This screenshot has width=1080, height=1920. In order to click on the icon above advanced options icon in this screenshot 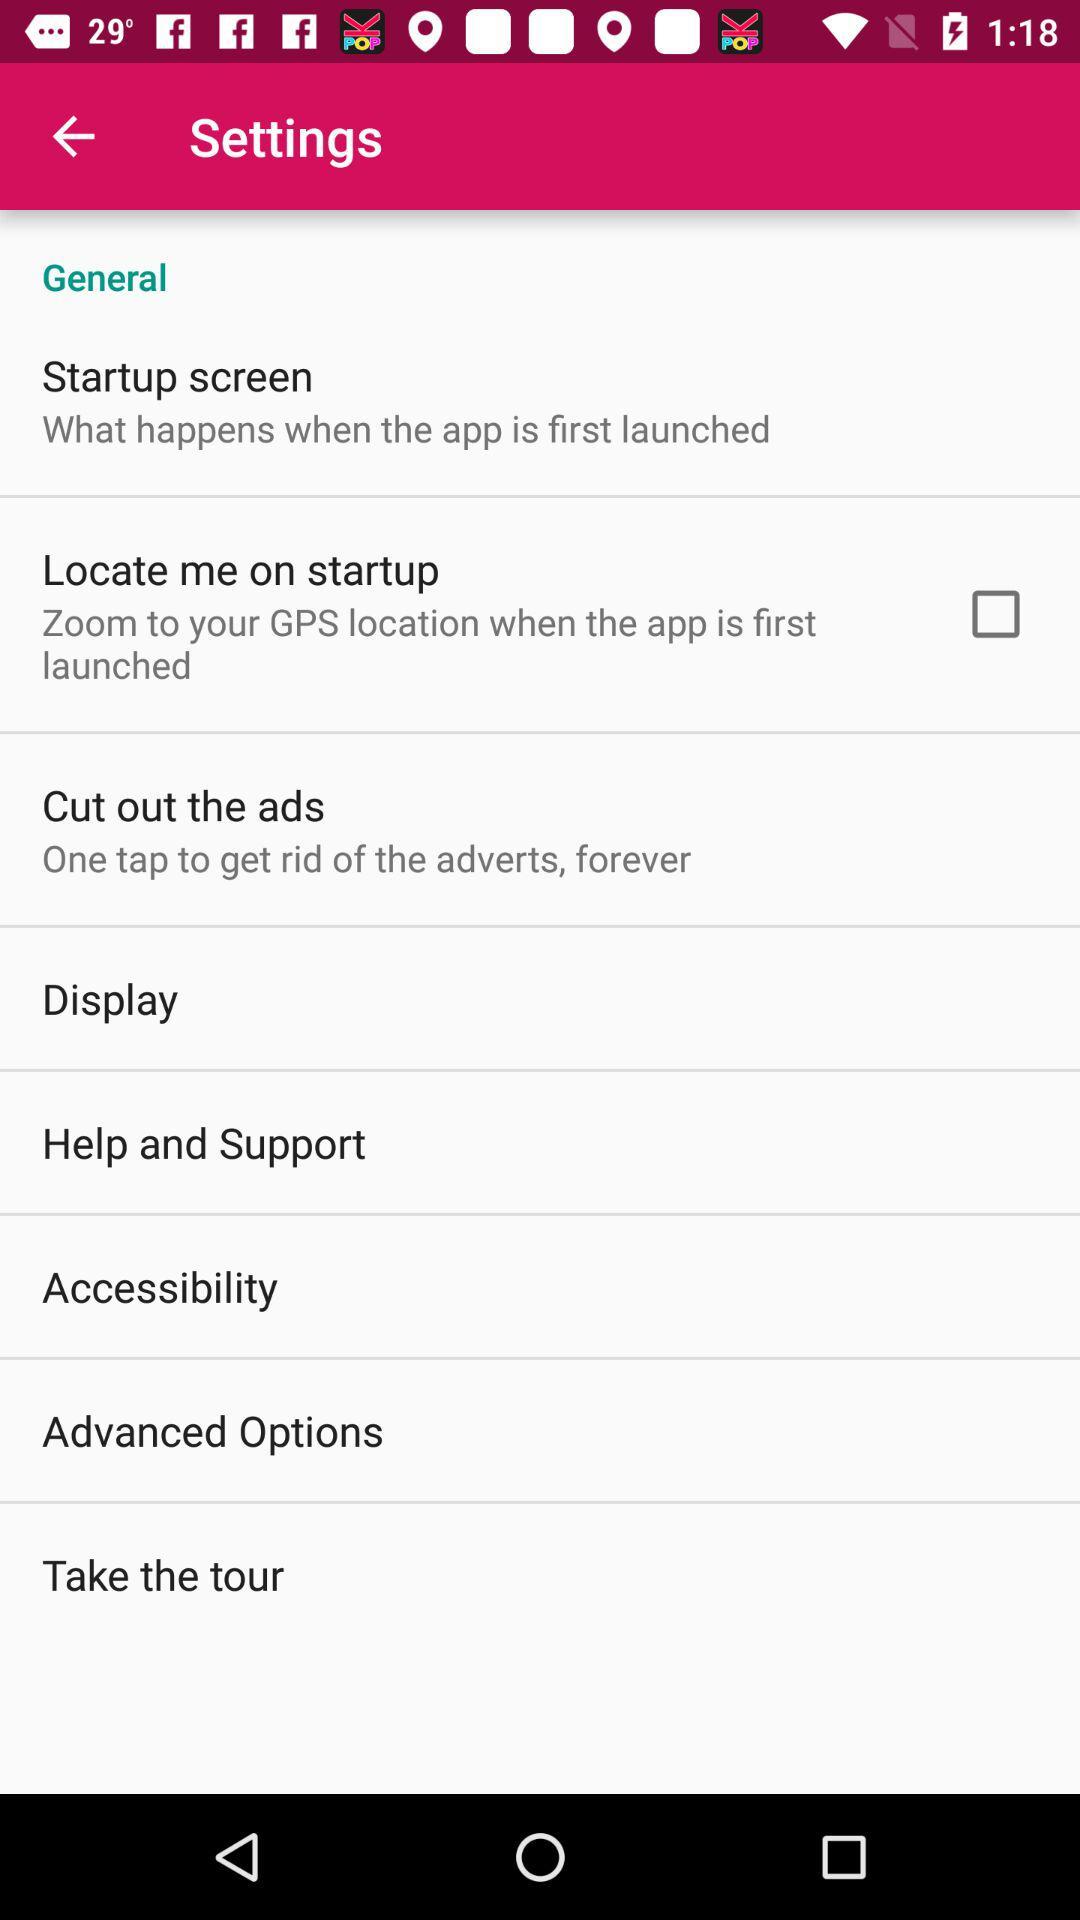, I will do `click(159, 1286)`.